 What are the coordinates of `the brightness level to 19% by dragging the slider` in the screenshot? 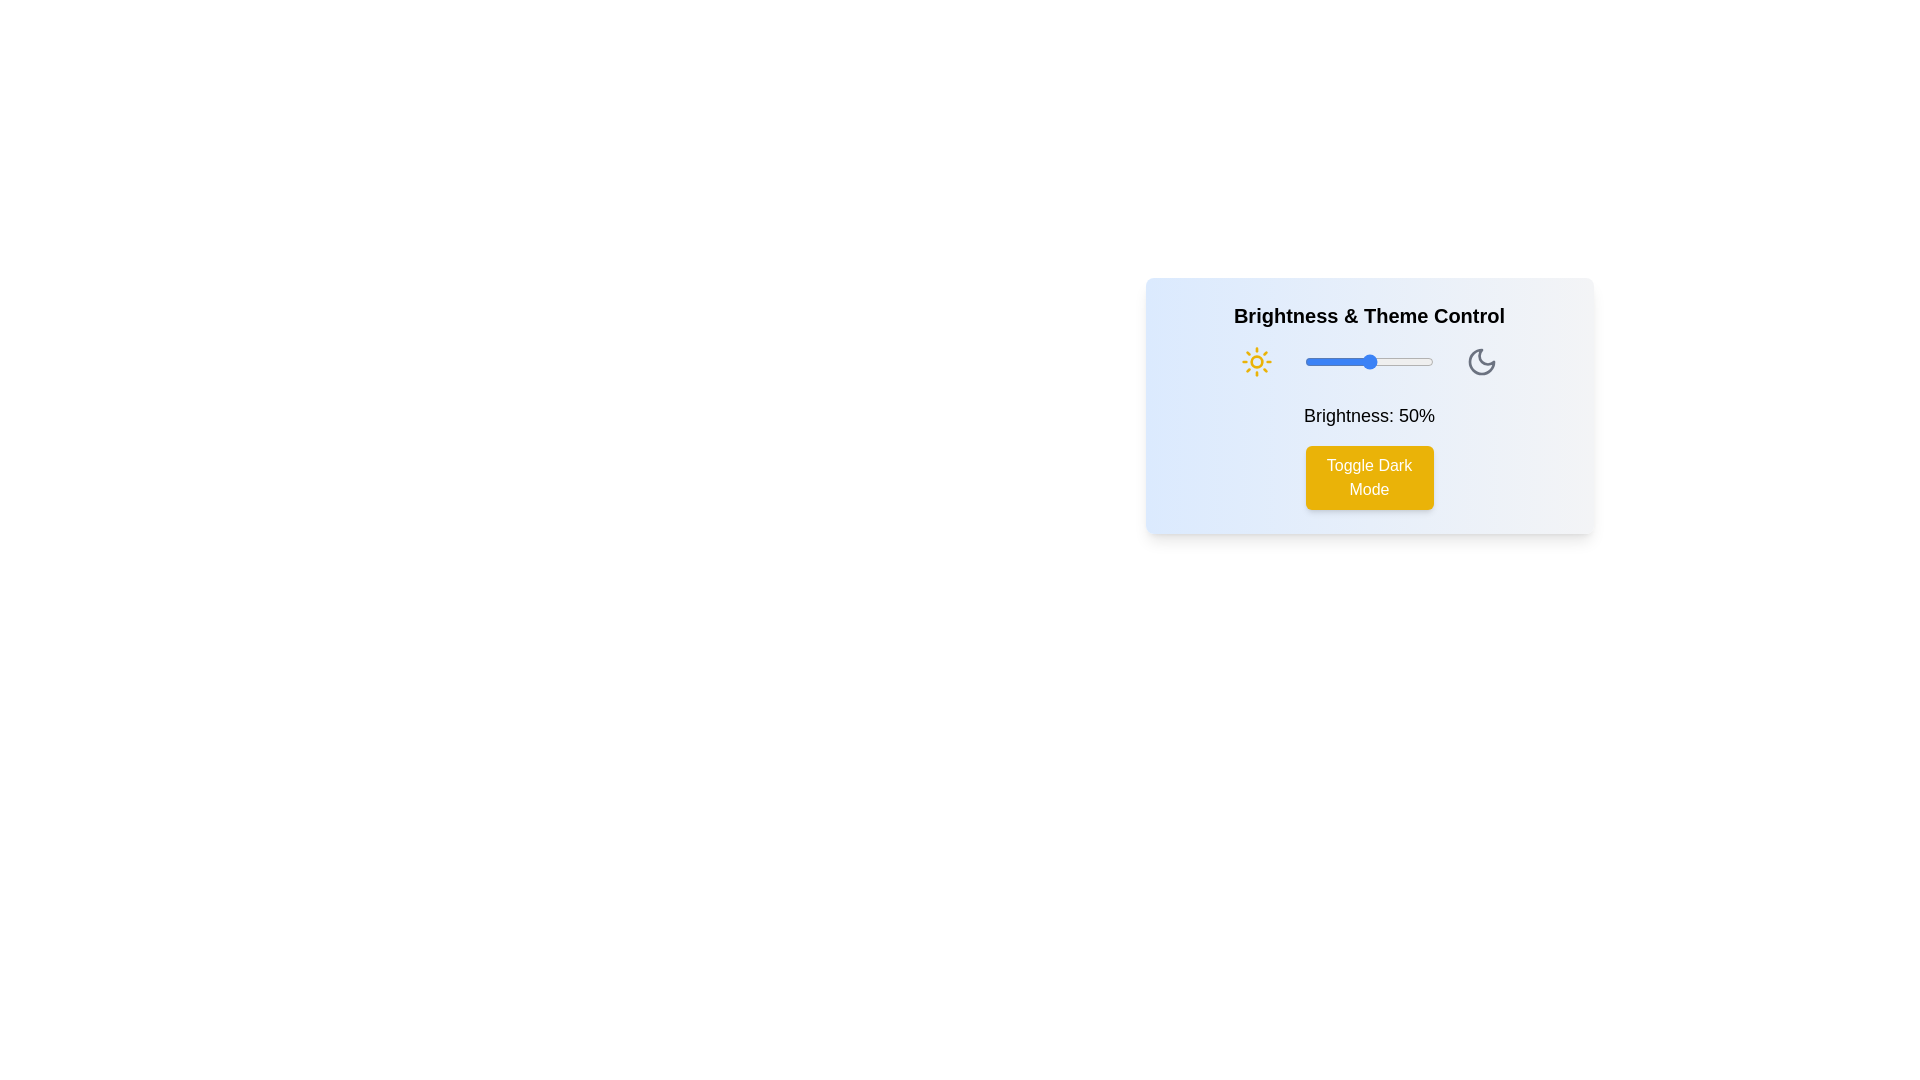 It's located at (1329, 362).